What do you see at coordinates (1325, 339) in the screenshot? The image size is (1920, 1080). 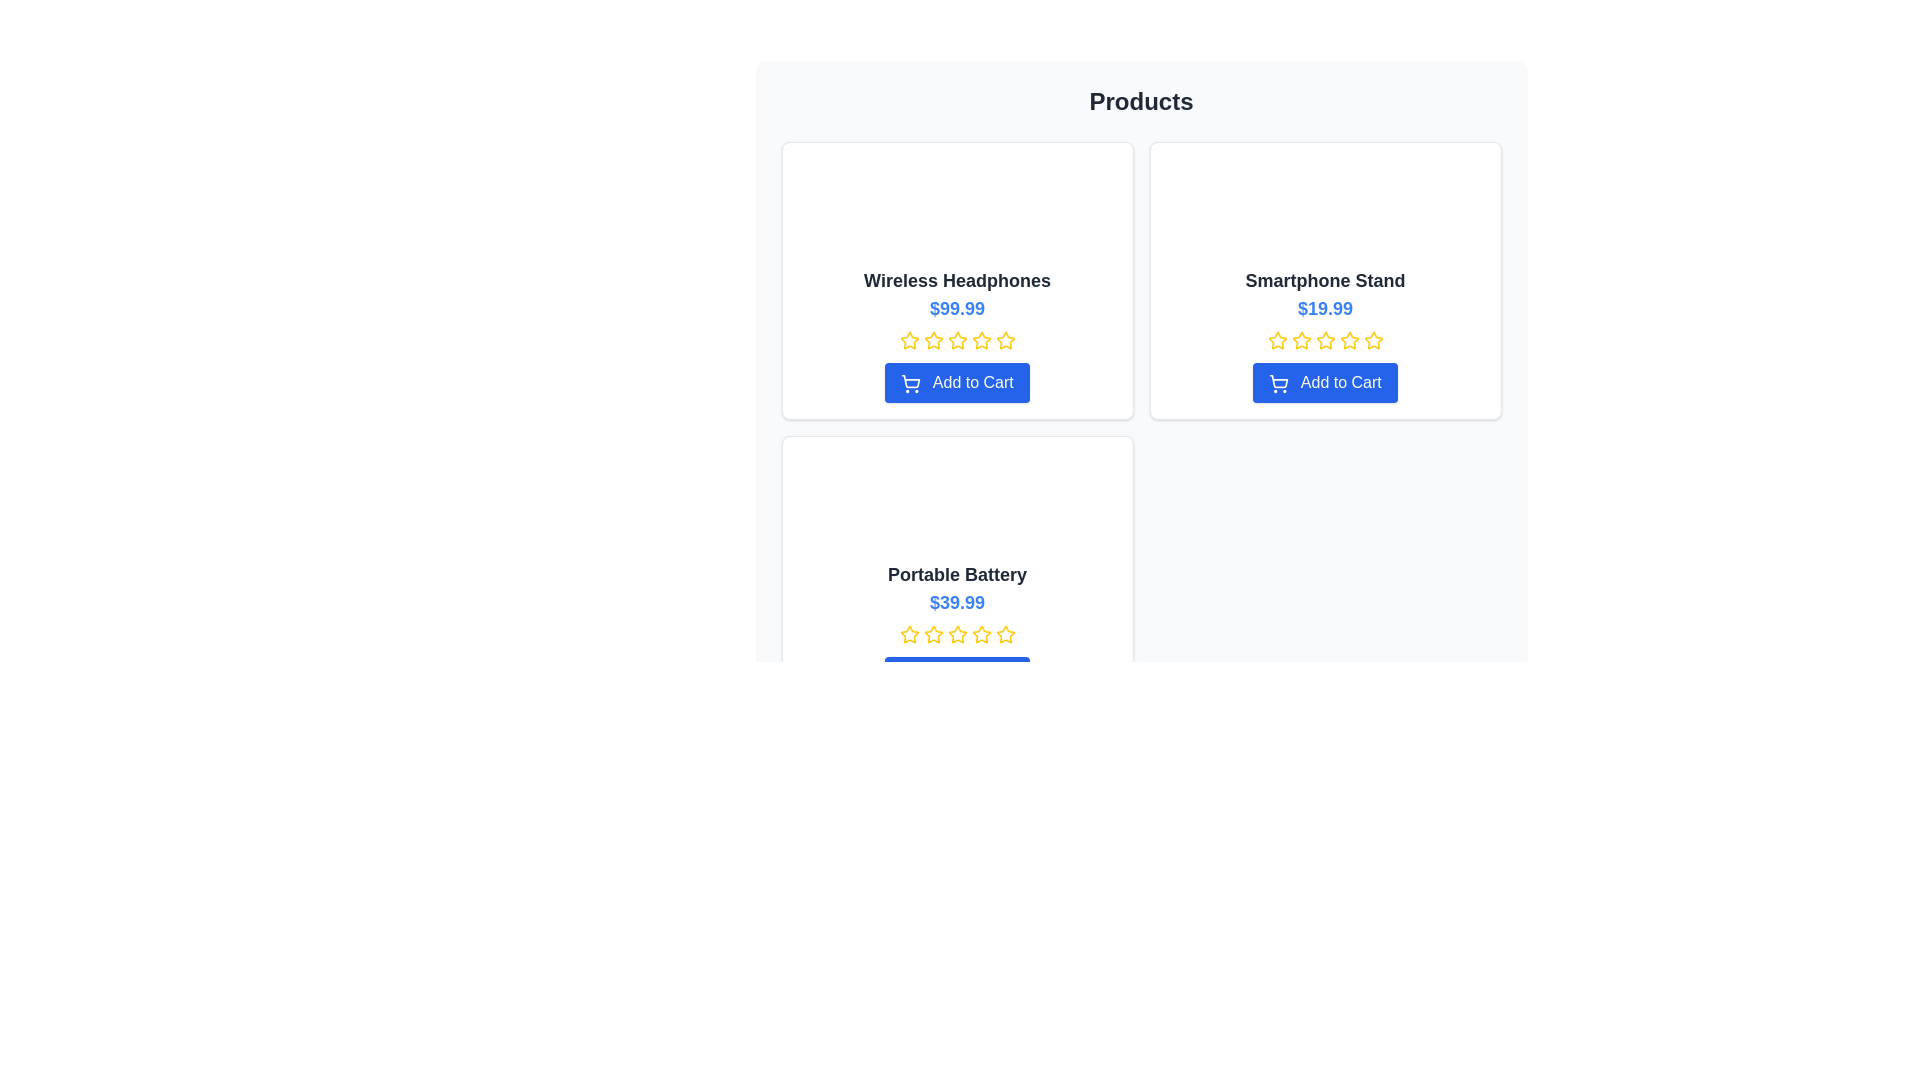 I see `the fourth yellow star icon in the rating component beneath the 'Smartphone Stand' product to rate it` at bounding box center [1325, 339].